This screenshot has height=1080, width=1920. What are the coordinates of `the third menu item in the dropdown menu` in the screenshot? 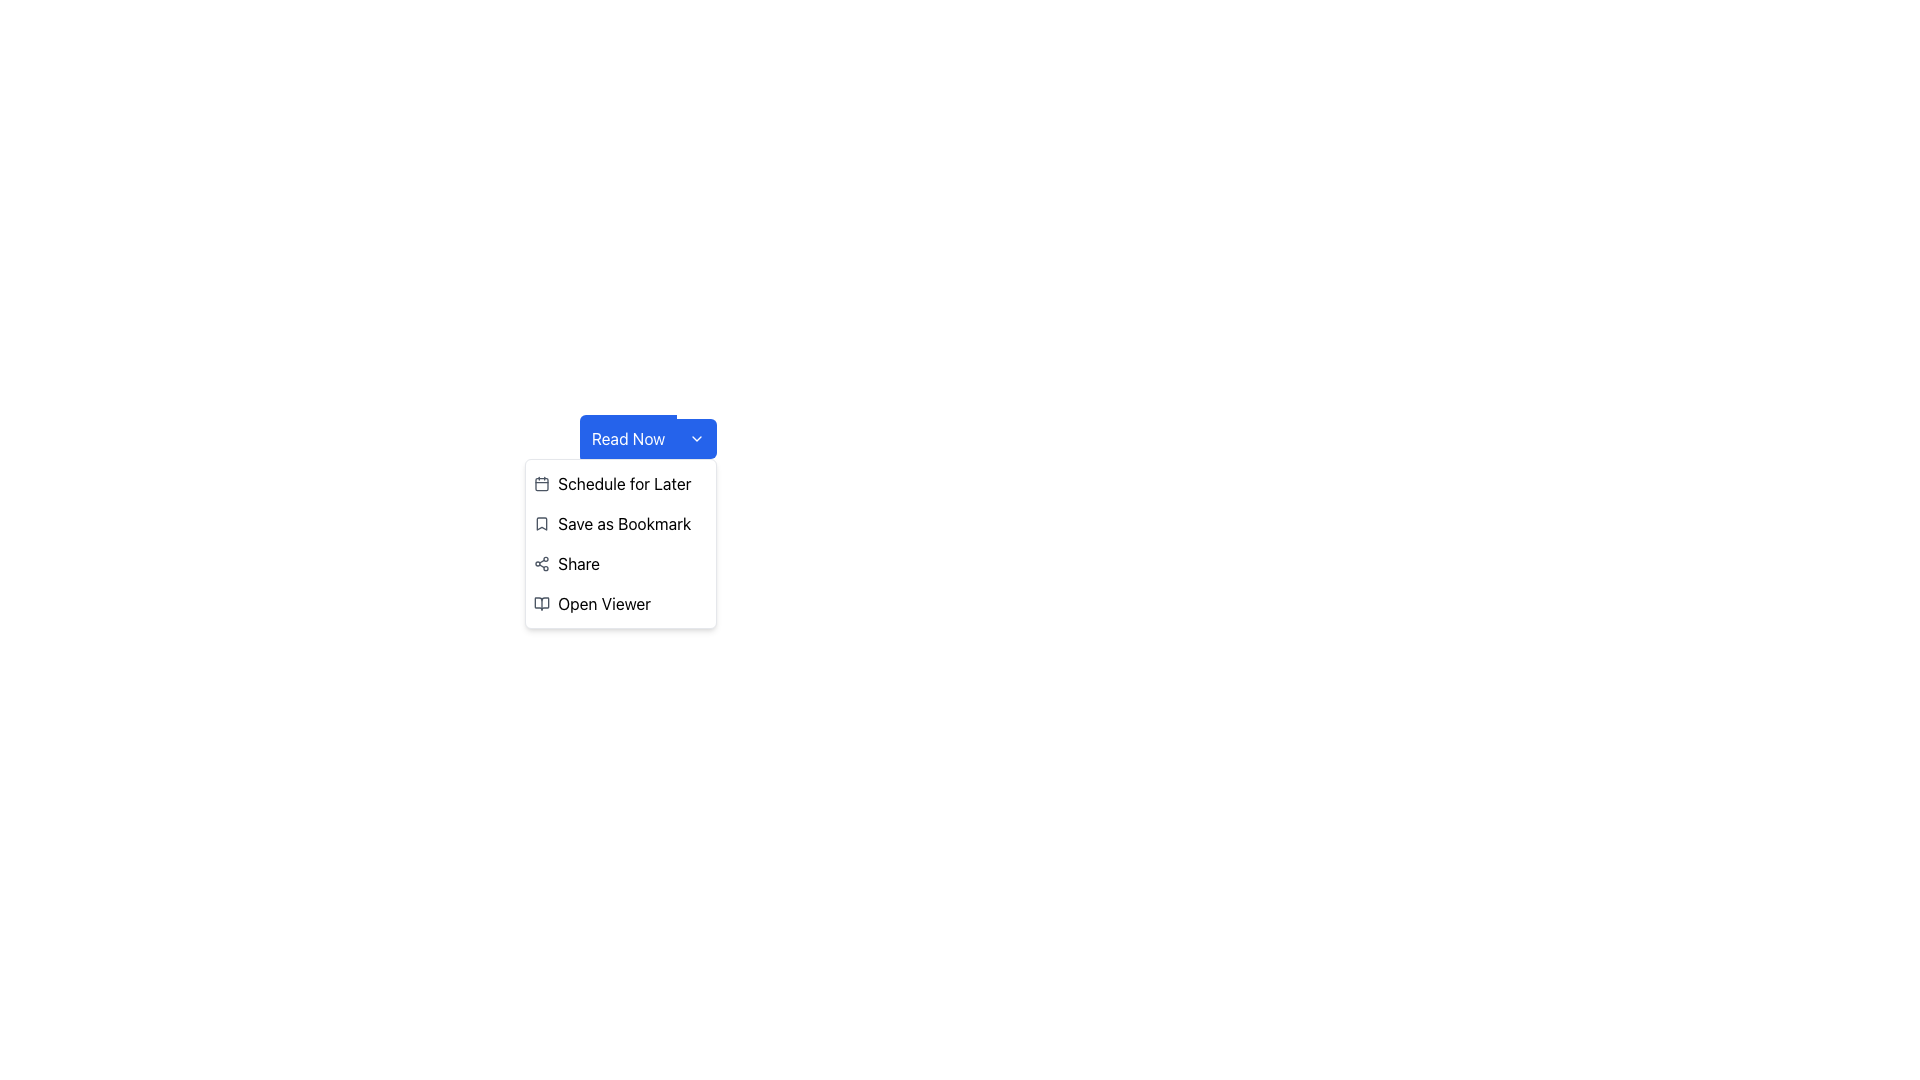 It's located at (620, 563).